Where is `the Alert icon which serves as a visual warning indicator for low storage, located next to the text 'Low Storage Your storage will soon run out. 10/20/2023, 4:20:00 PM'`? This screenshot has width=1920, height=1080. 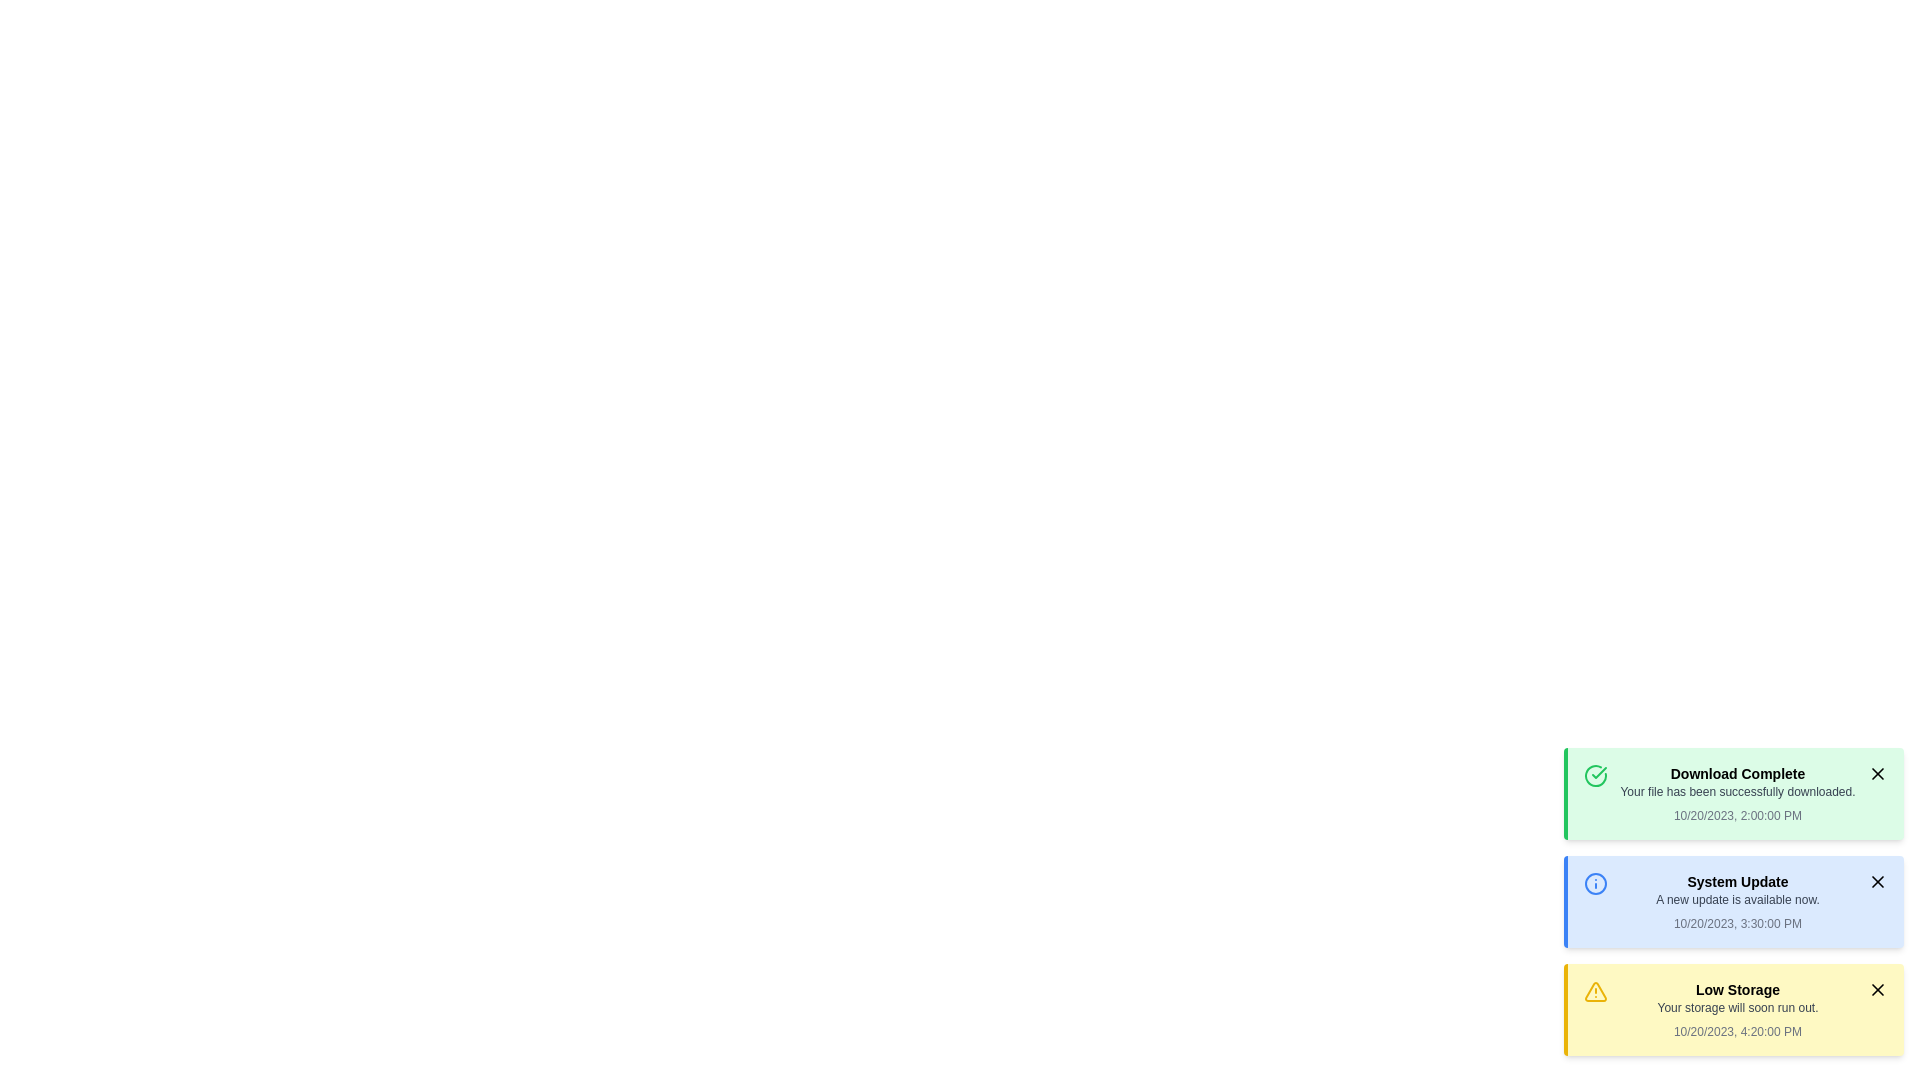
the Alert icon which serves as a visual warning indicator for low storage, located next to the text 'Low Storage Your storage will soon run out. 10/20/2023, 4:20:00 PM' is located at coordinates (1595, 991).